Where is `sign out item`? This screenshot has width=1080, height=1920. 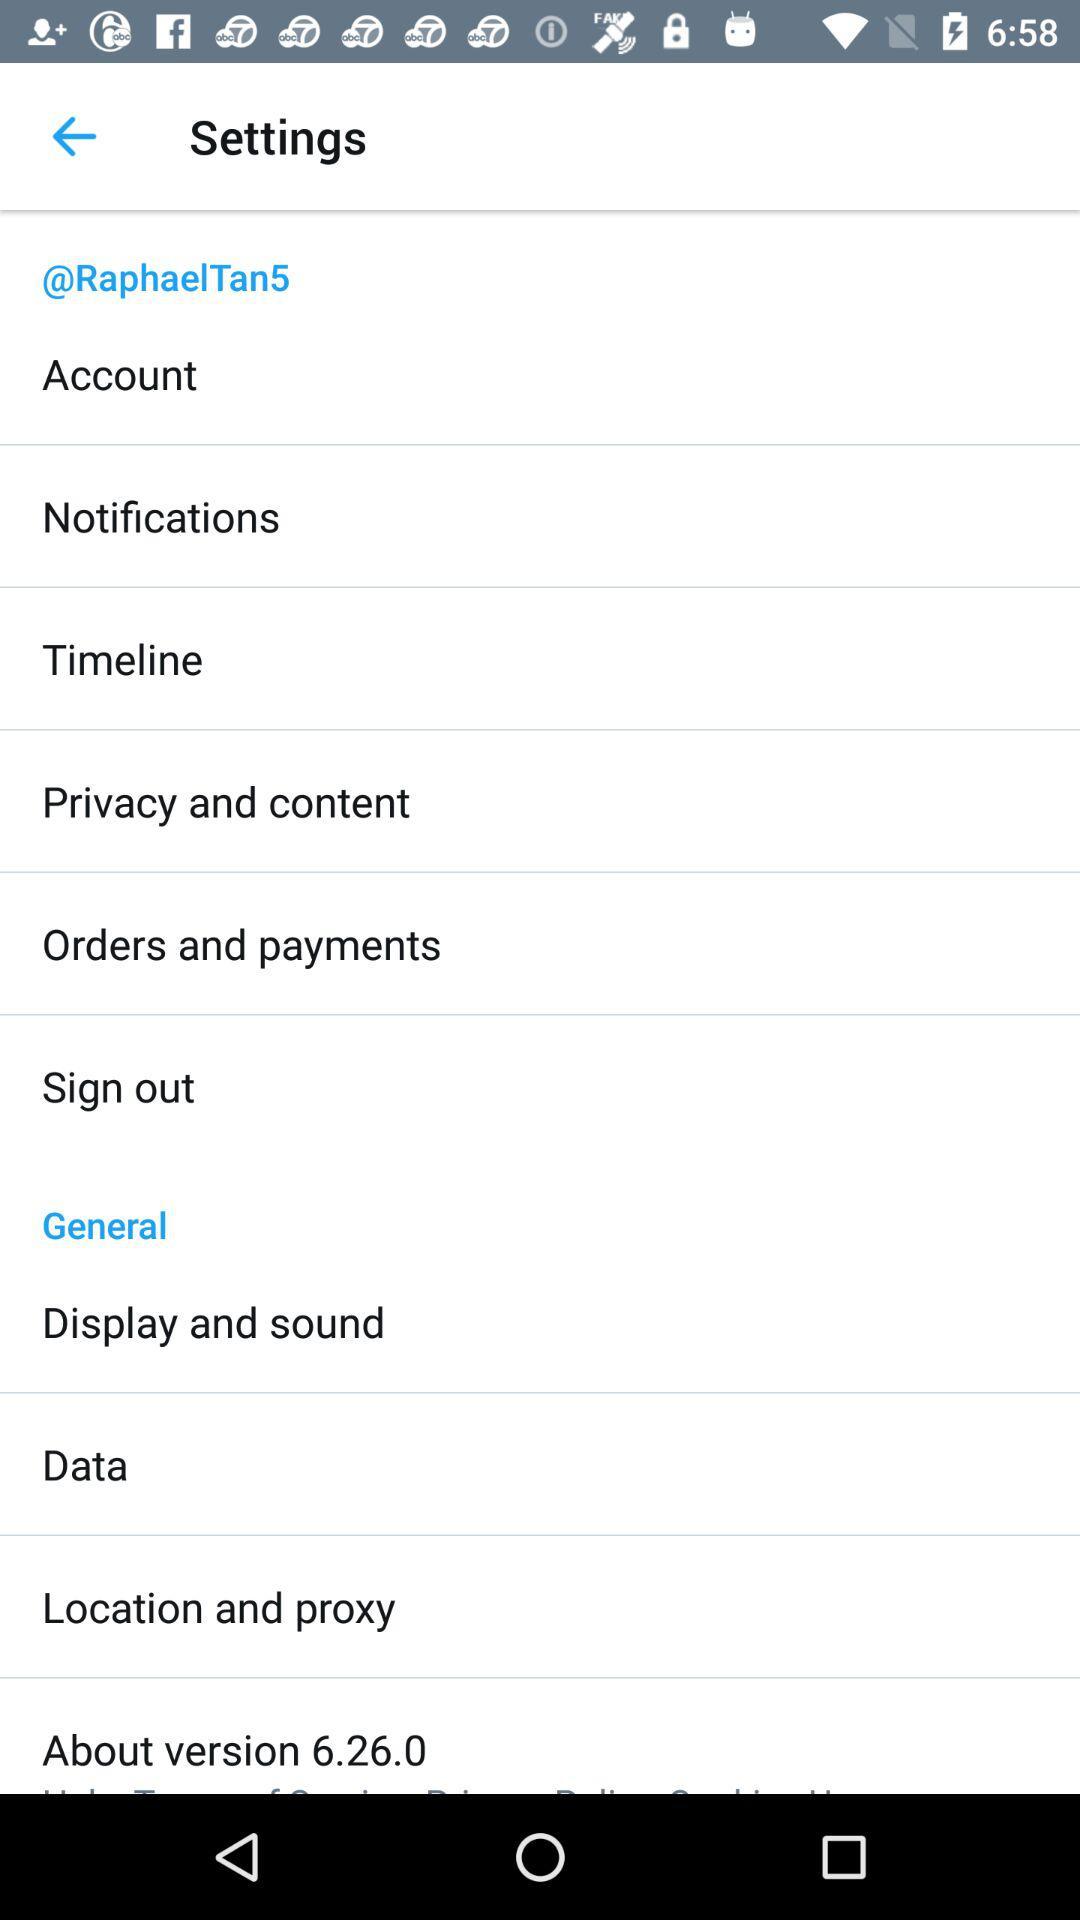
sign out item is located at coordinates (118, 1084).